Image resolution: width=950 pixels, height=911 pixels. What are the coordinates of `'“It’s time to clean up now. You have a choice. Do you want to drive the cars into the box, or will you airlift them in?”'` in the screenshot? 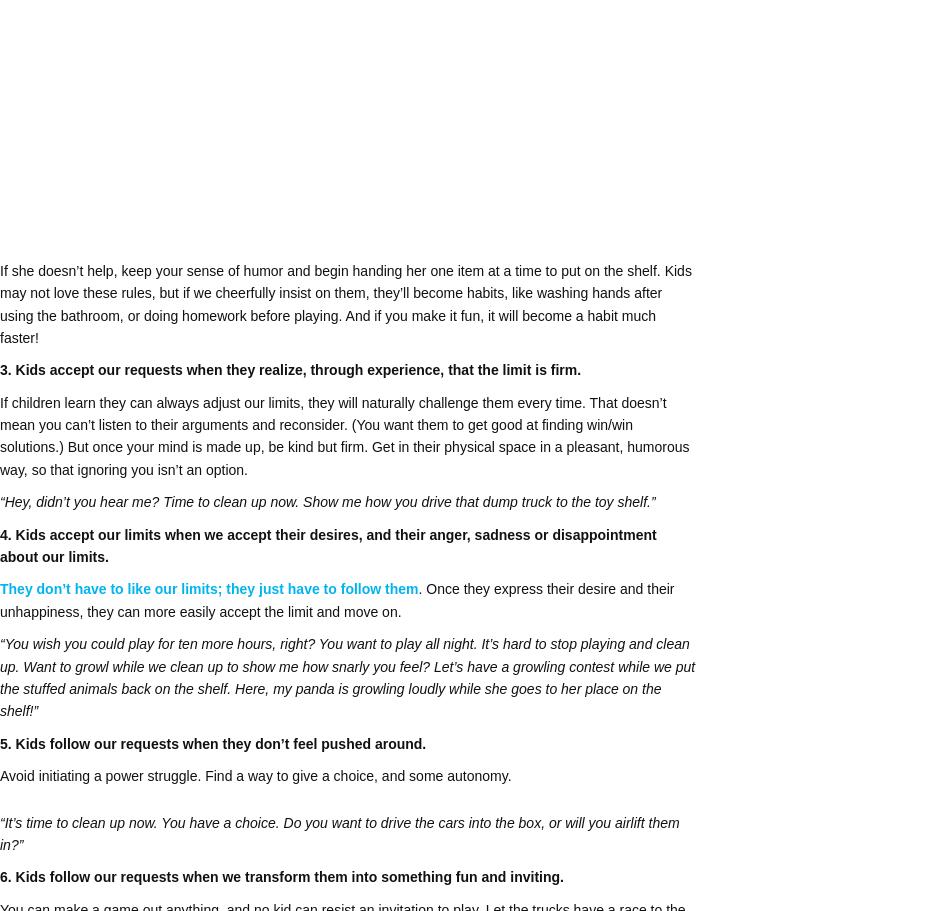 It's located at (338, 832).